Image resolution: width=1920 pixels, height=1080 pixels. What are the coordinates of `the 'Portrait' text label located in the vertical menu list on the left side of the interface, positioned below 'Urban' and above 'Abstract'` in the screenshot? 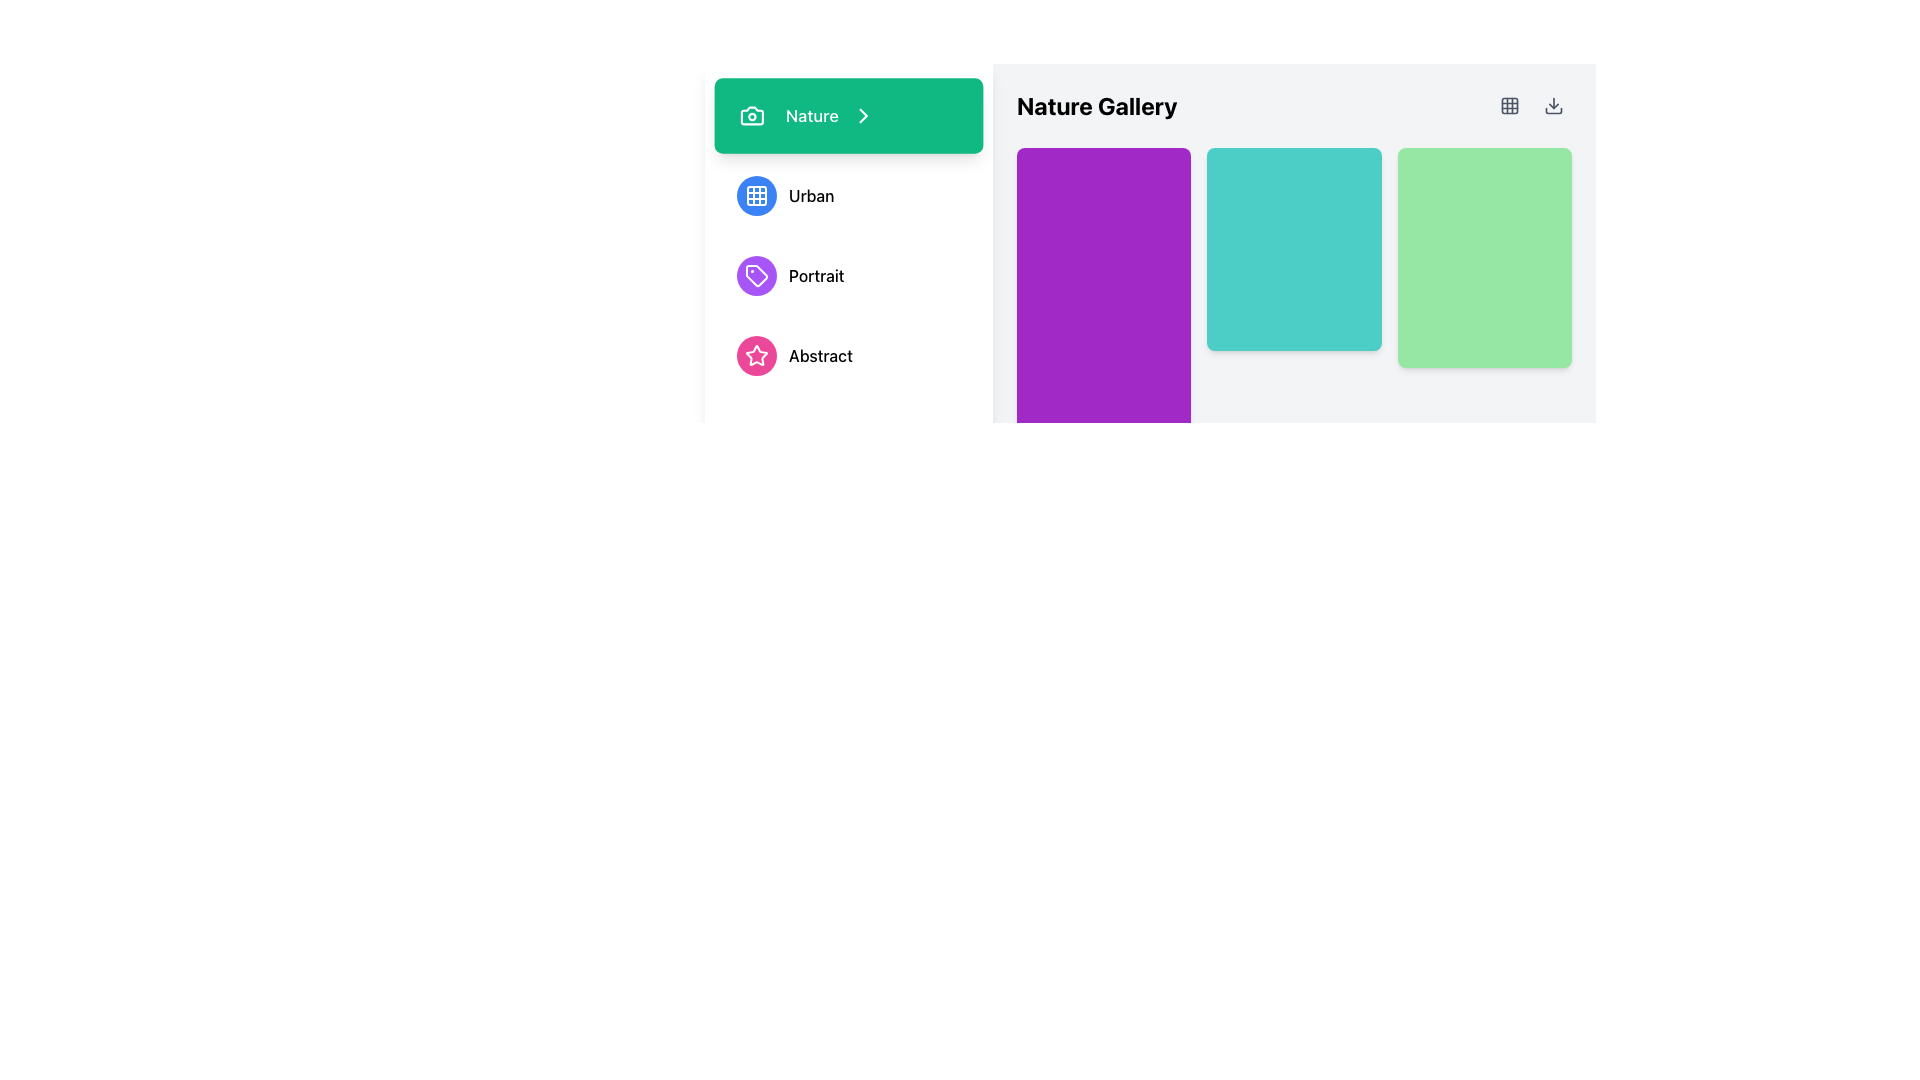 It's located at (816, 276).